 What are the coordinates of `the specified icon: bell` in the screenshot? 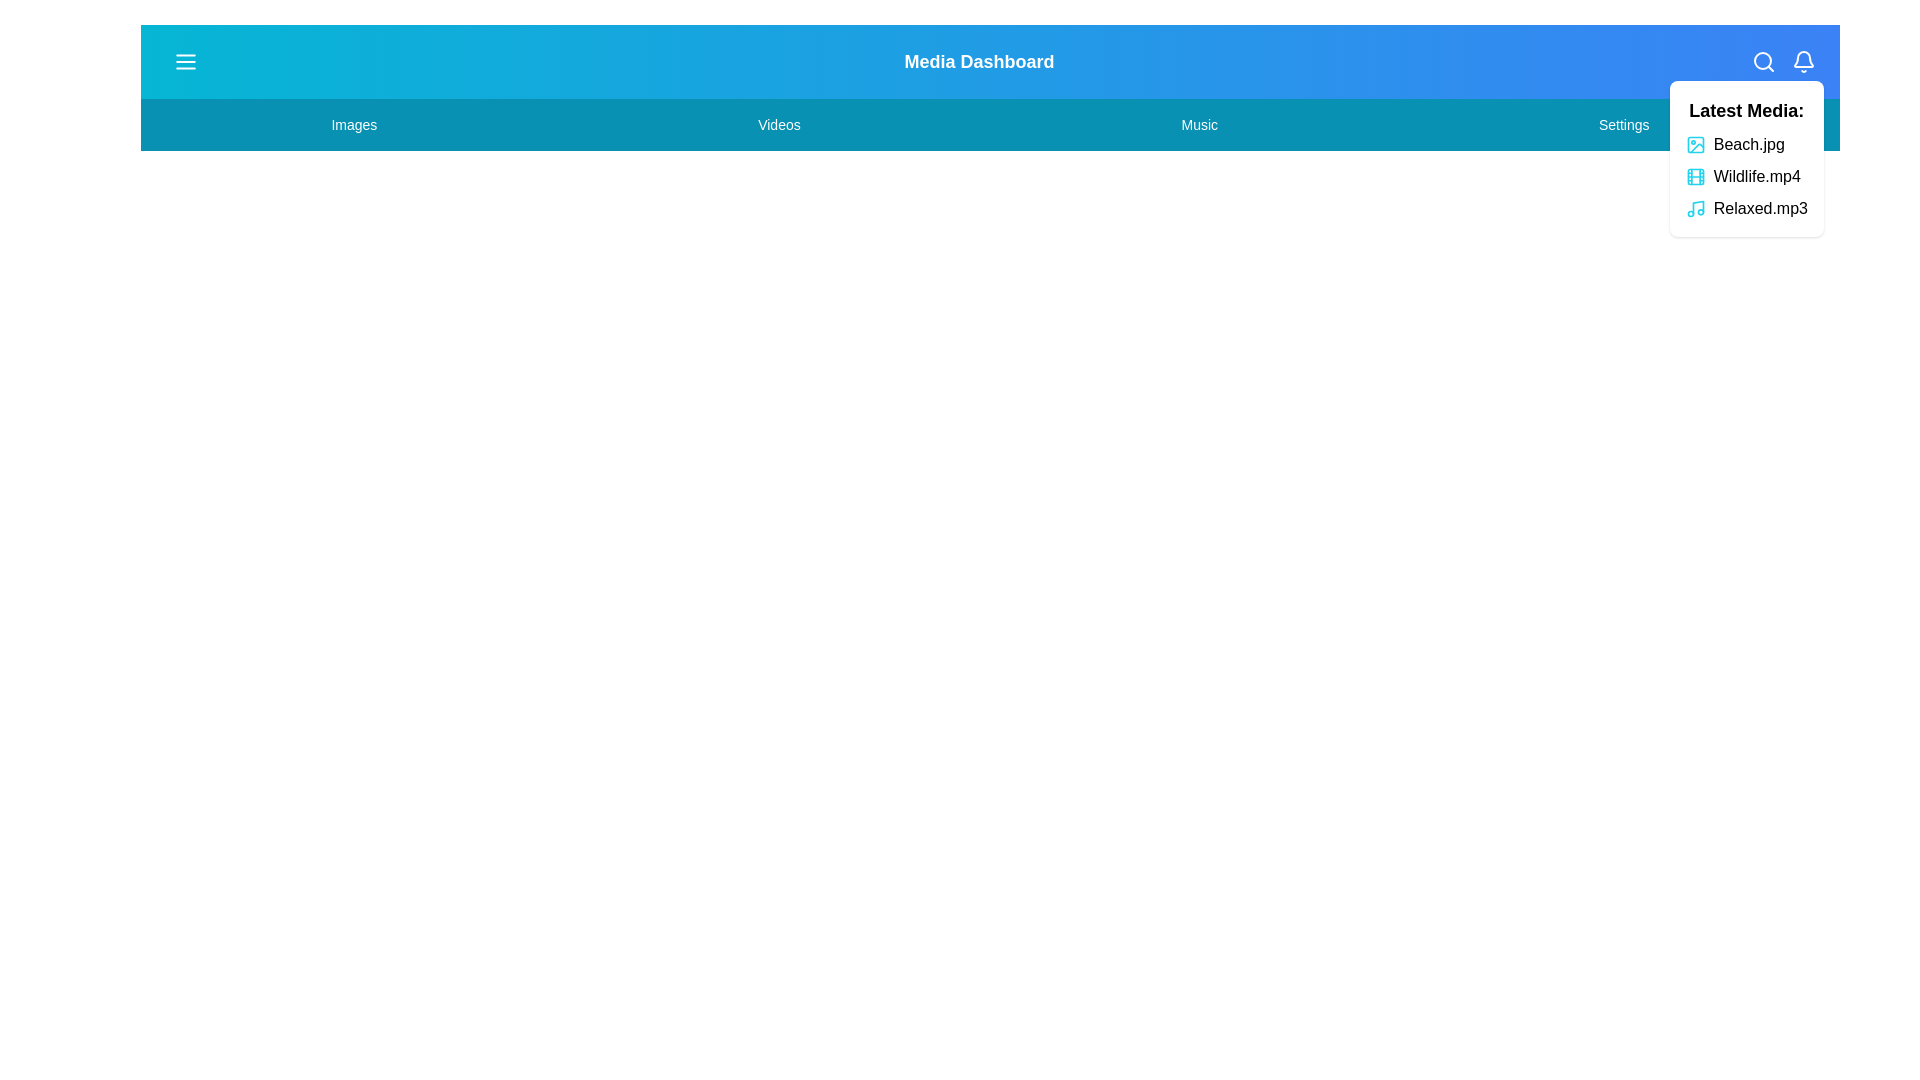 It's located at (1804, 60).